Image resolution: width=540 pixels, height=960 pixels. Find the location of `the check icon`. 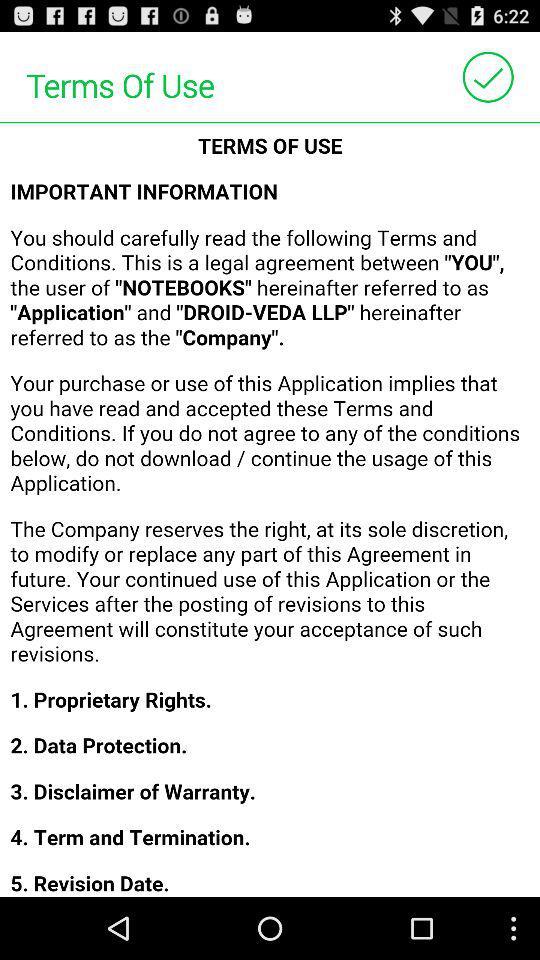

the check icon is located at coordinates (487, 82).